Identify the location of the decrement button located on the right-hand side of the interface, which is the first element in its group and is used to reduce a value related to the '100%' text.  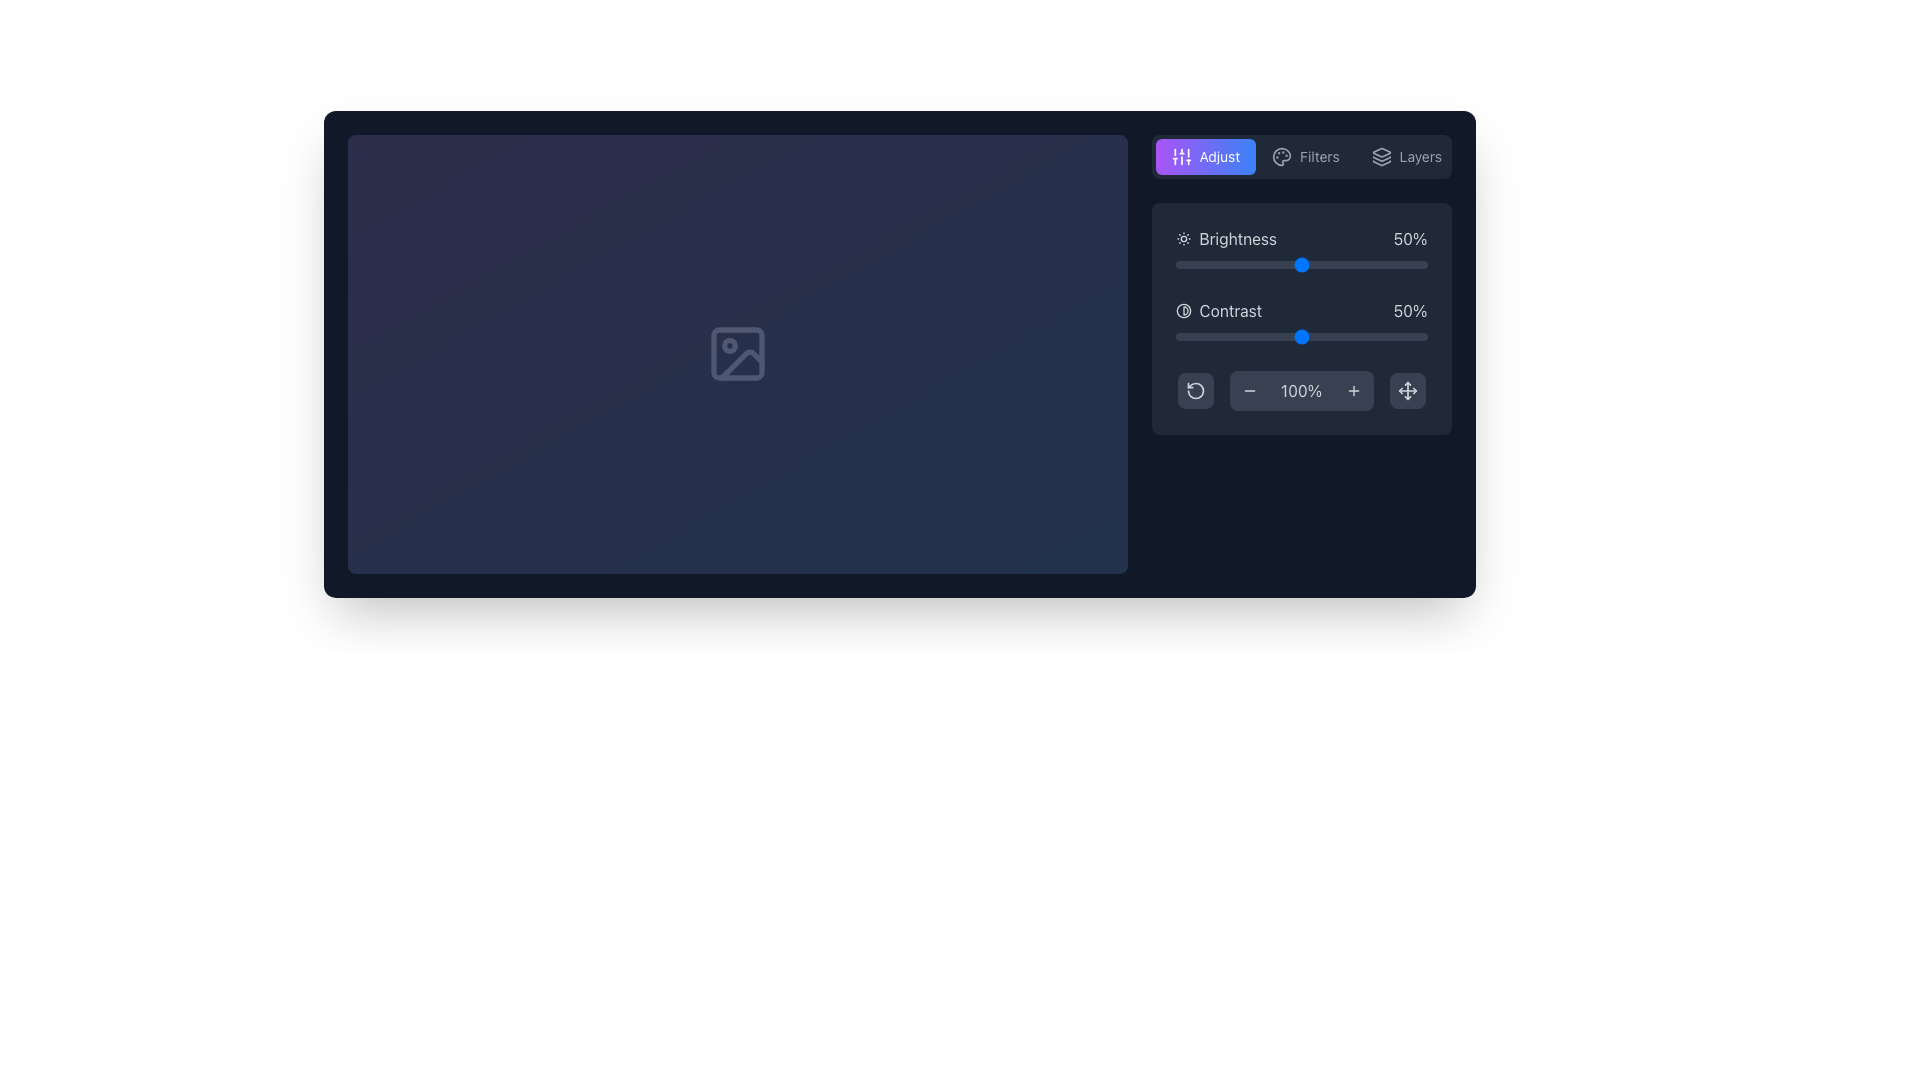
(1248, 390).